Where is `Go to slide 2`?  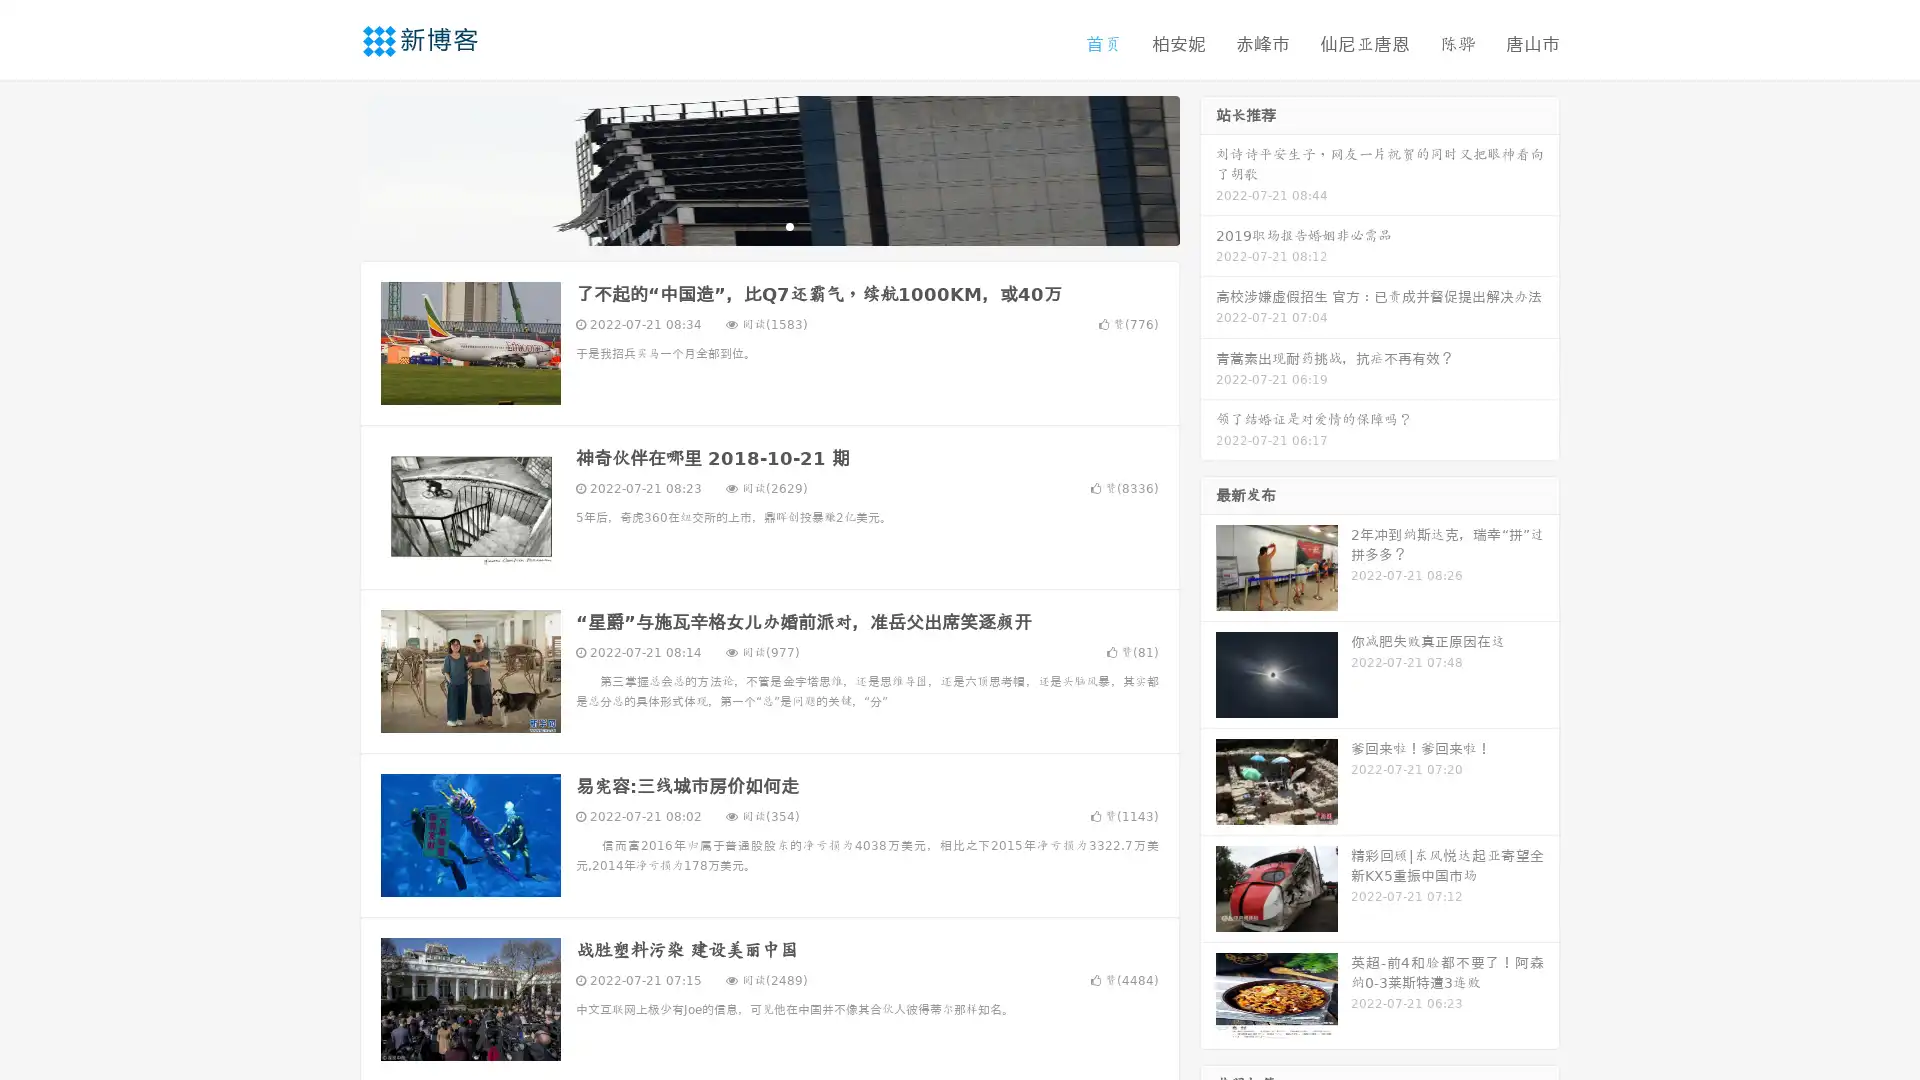
Go to slide 2 is located at coordinates (768, 225).